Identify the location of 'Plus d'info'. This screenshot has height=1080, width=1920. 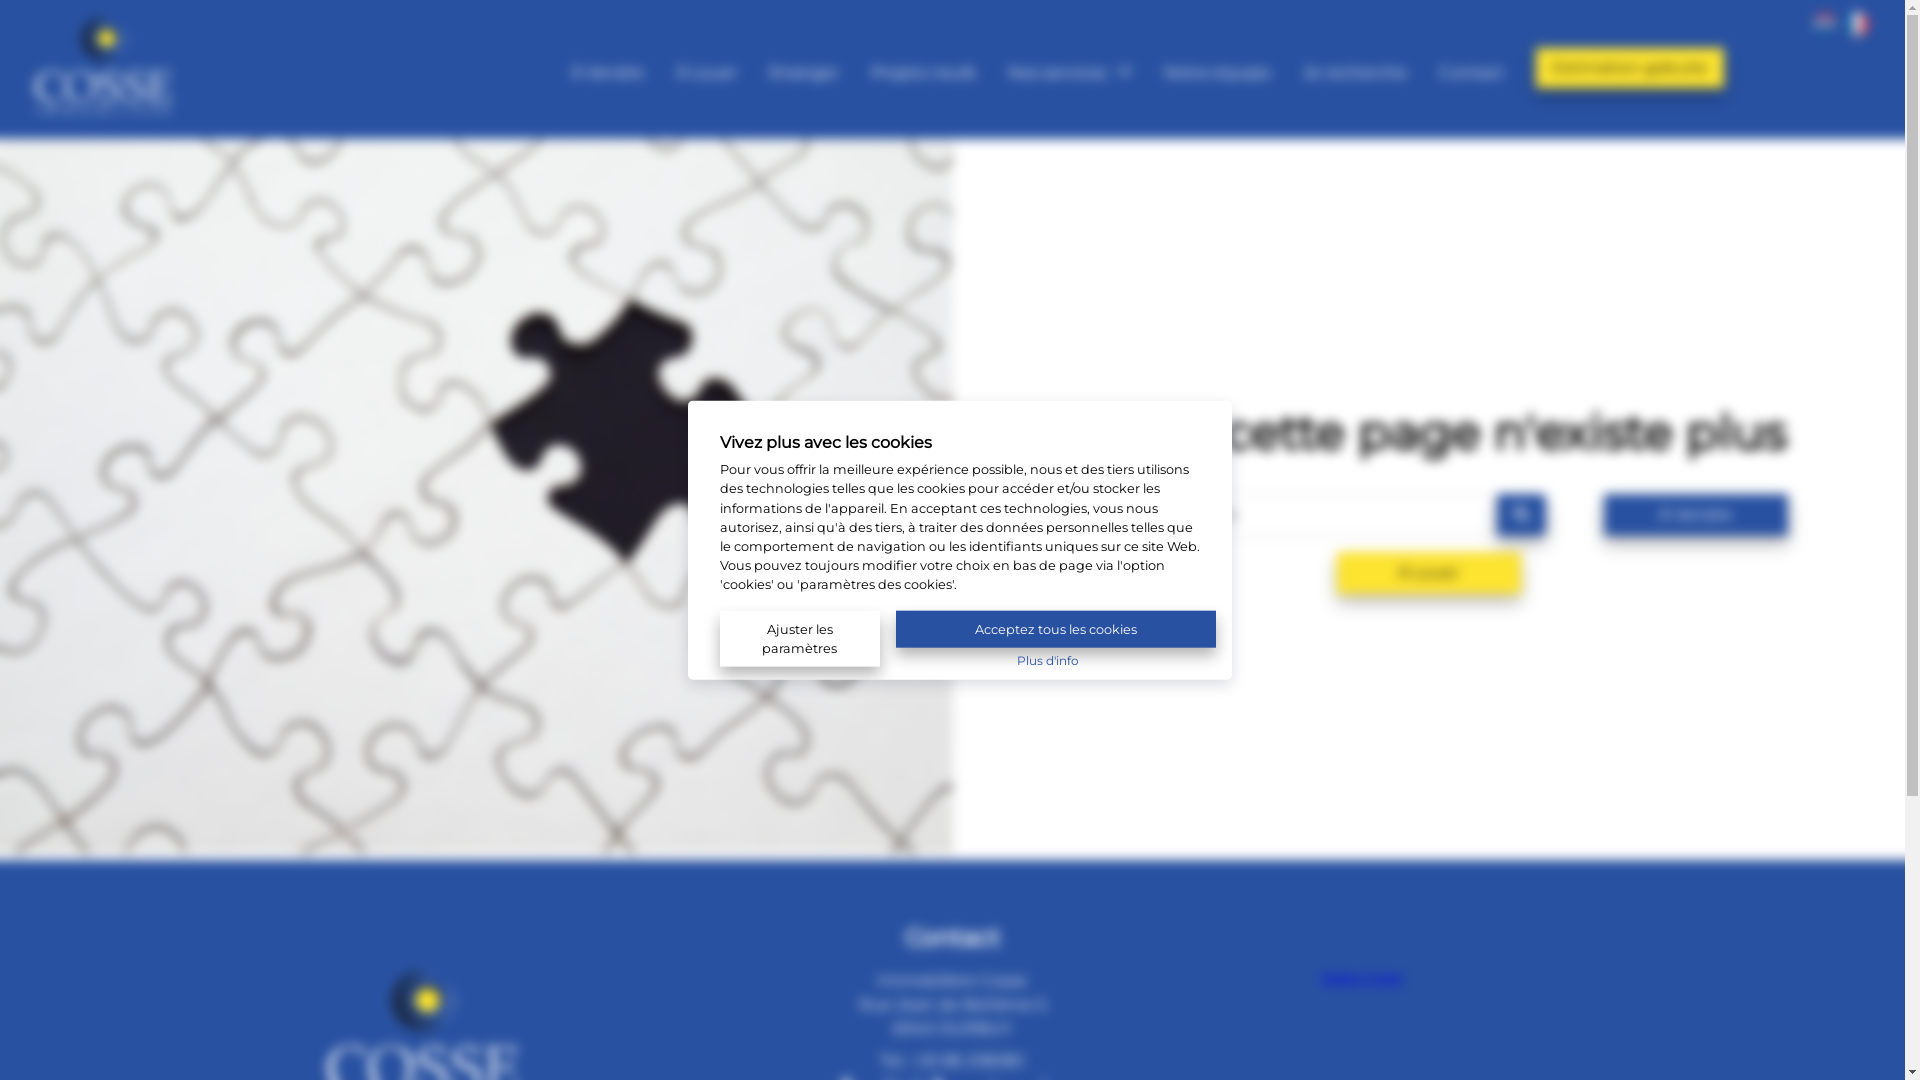
(1046, 658).